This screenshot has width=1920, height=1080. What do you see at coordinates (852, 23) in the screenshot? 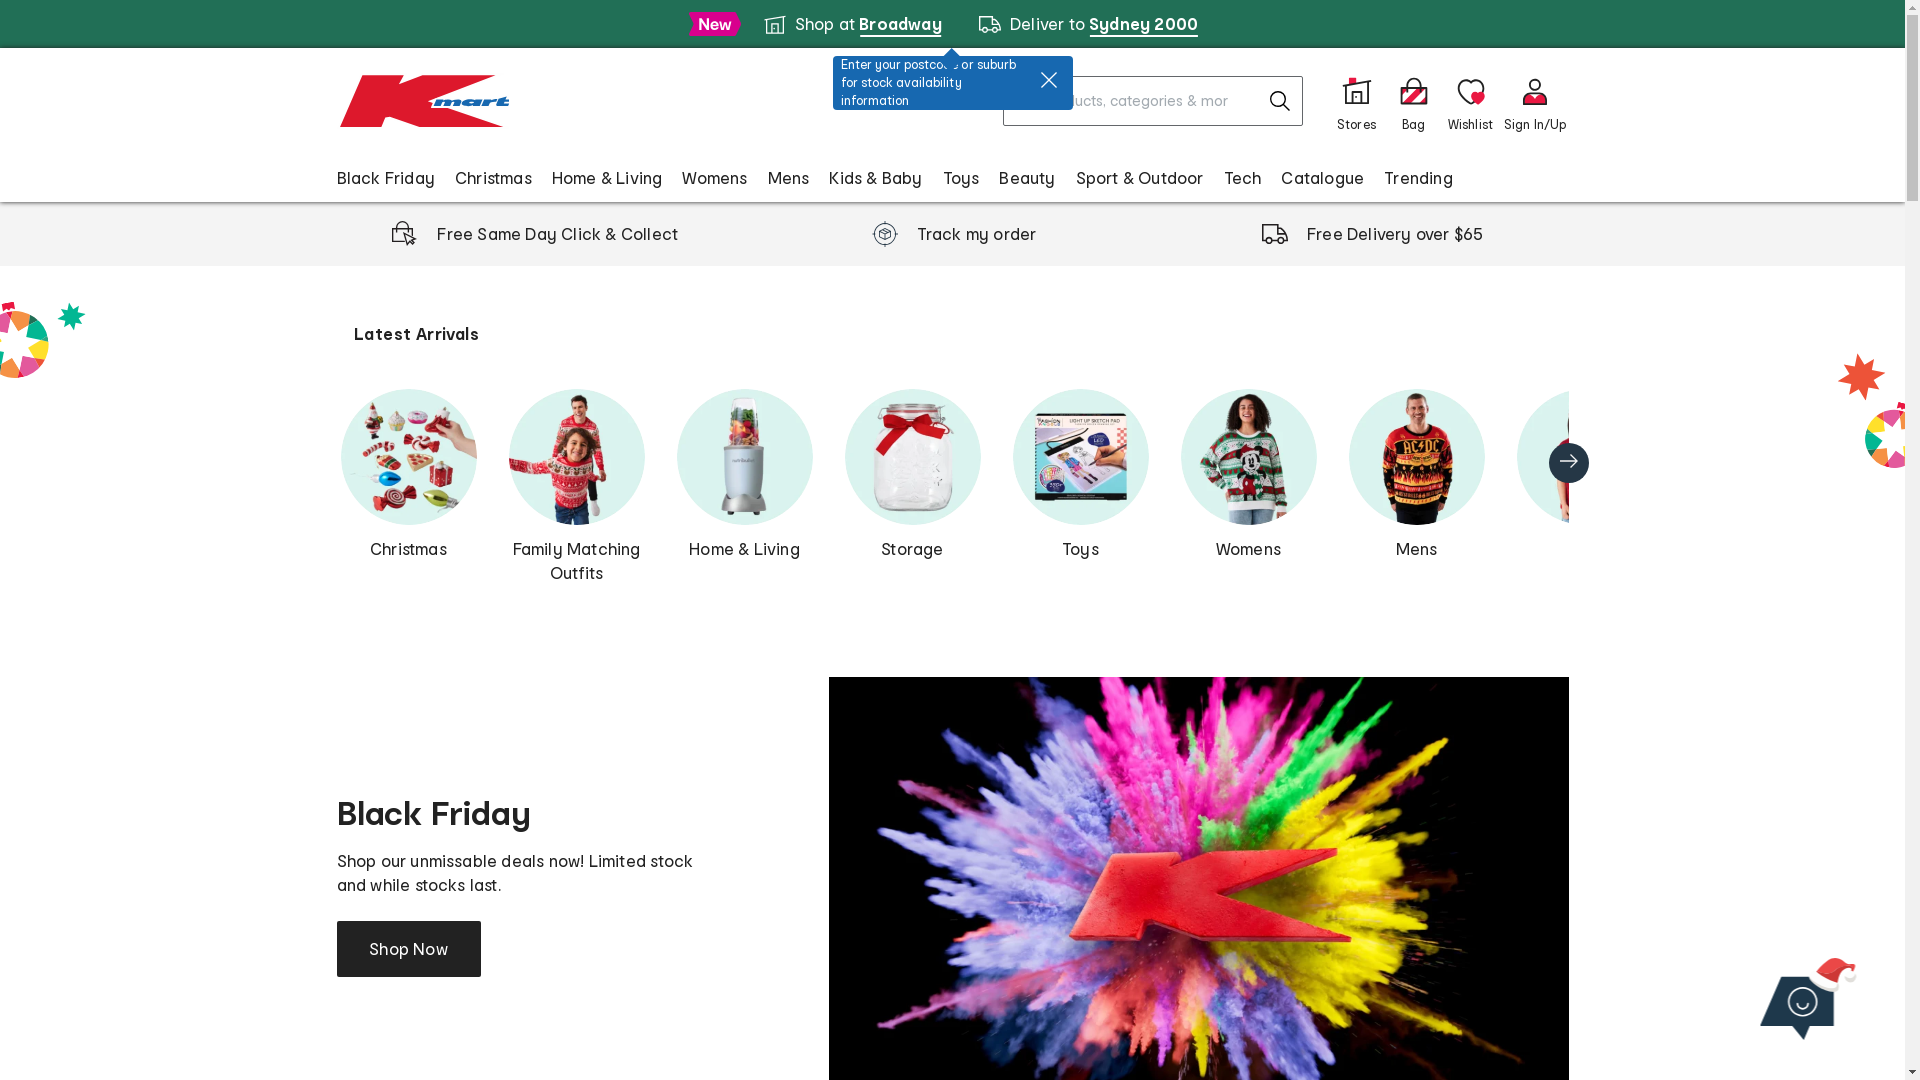
I see `'Shop at` at bounding box center [852, 23].